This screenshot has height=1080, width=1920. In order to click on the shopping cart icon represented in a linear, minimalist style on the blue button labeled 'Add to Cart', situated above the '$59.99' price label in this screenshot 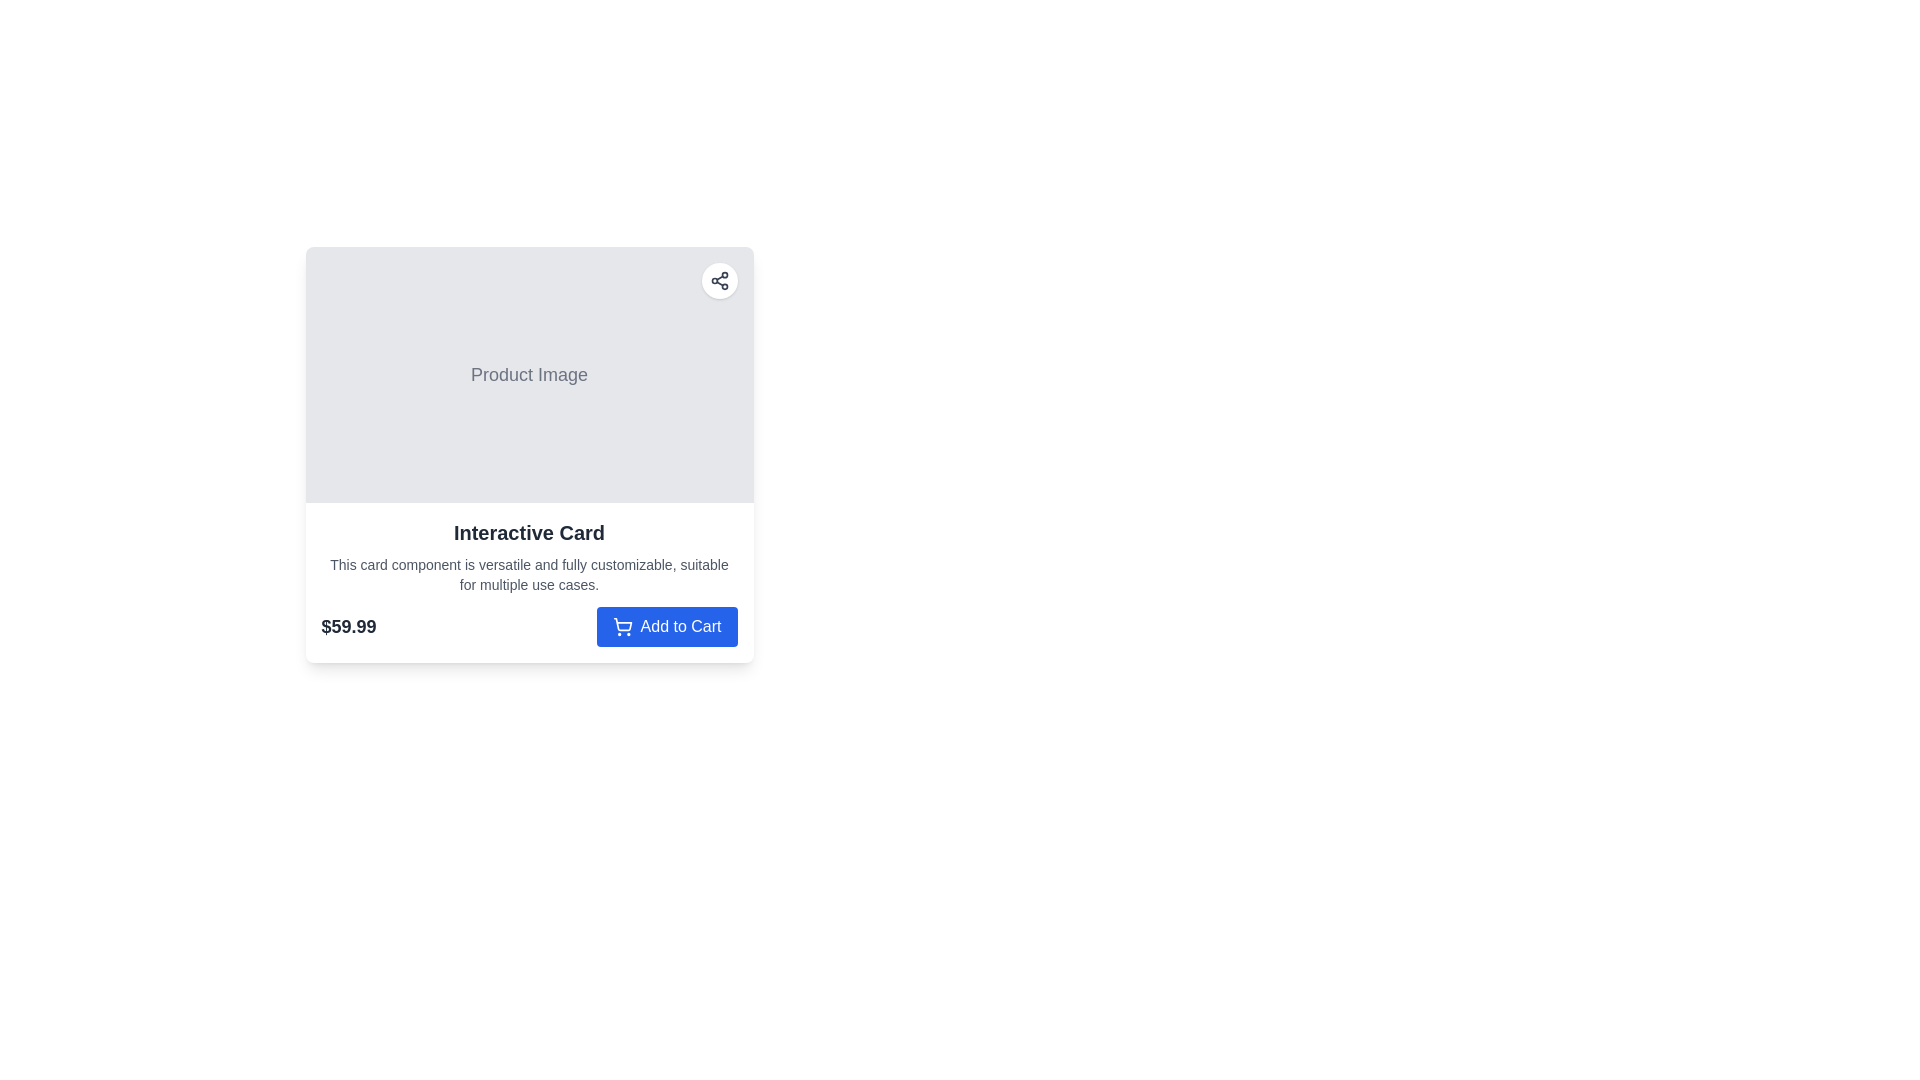, I will do `click(621, 623)`.